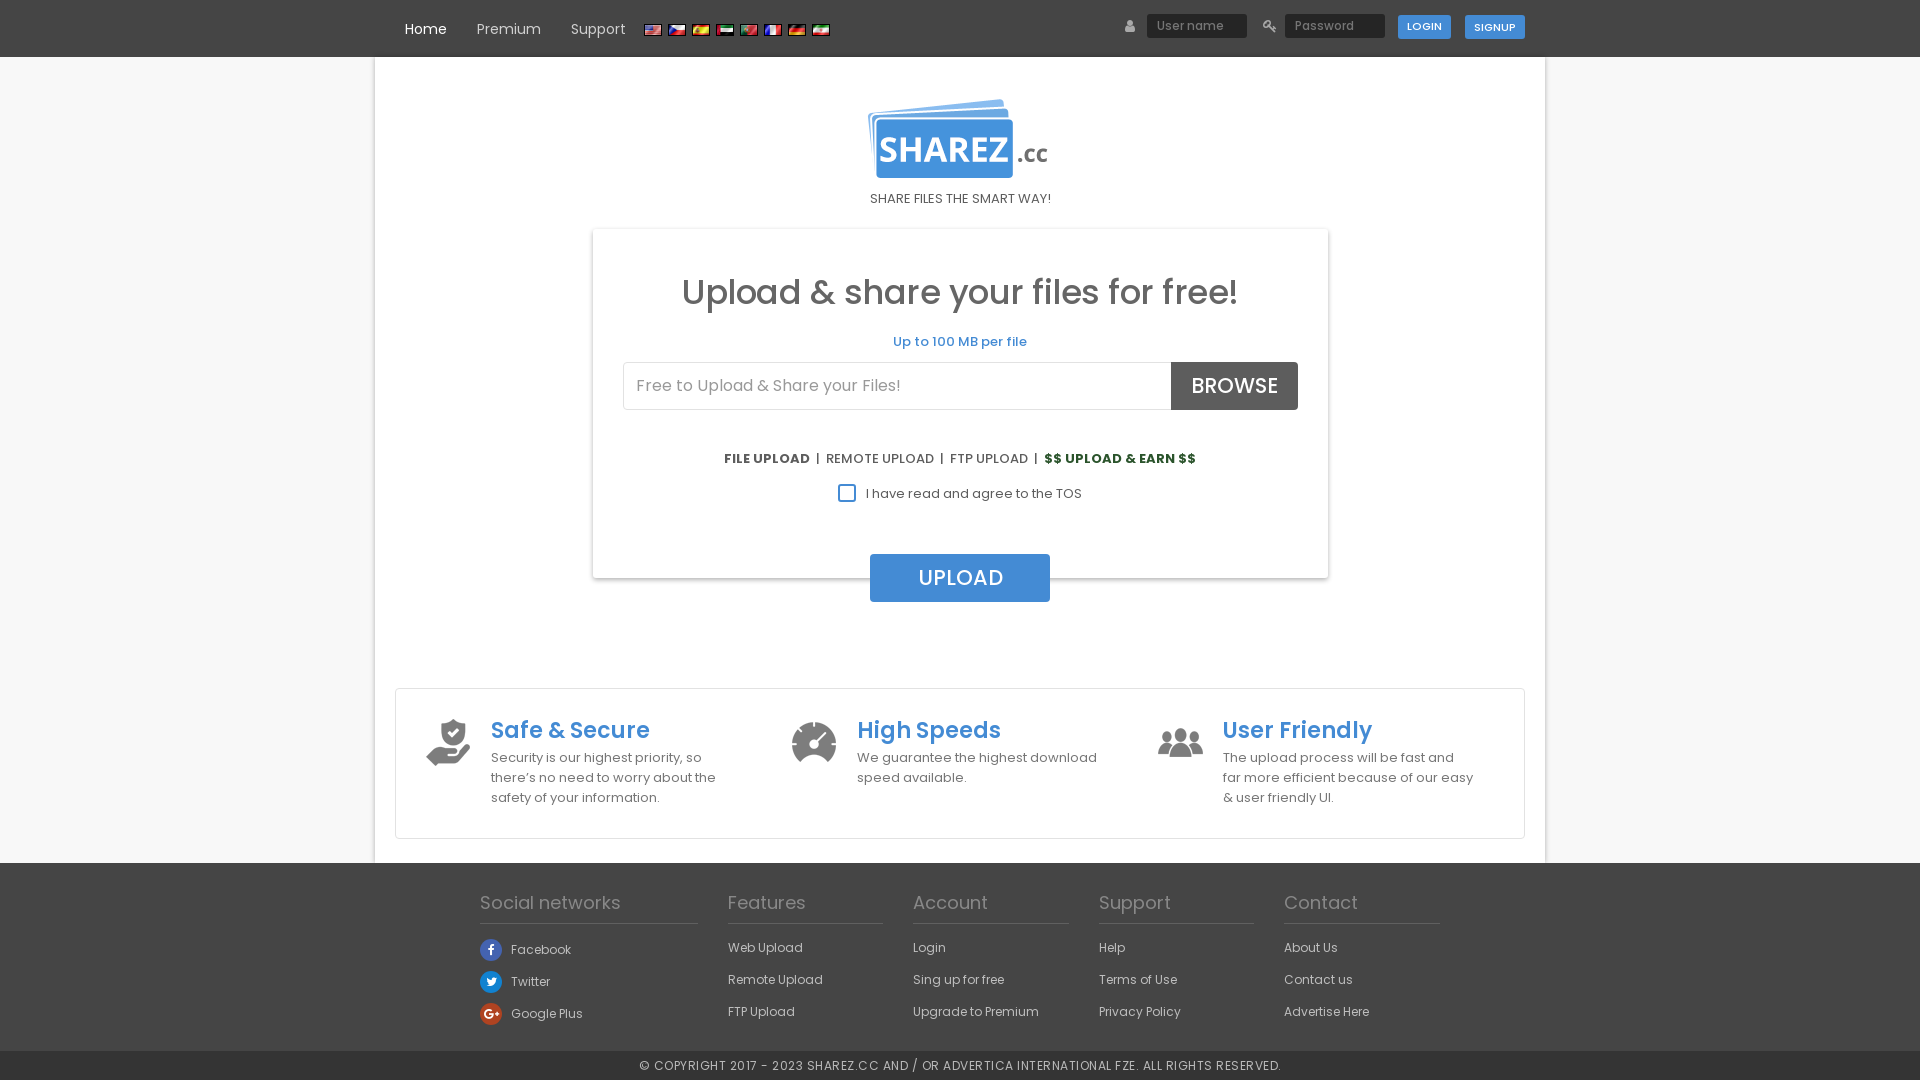 Image resolution: width=1920 pixels, height=1080 pixels. What do you see at coordinates (1318, 978) in the screenshot?
I see `'Contact us'` at bounding box center [1318, 978].